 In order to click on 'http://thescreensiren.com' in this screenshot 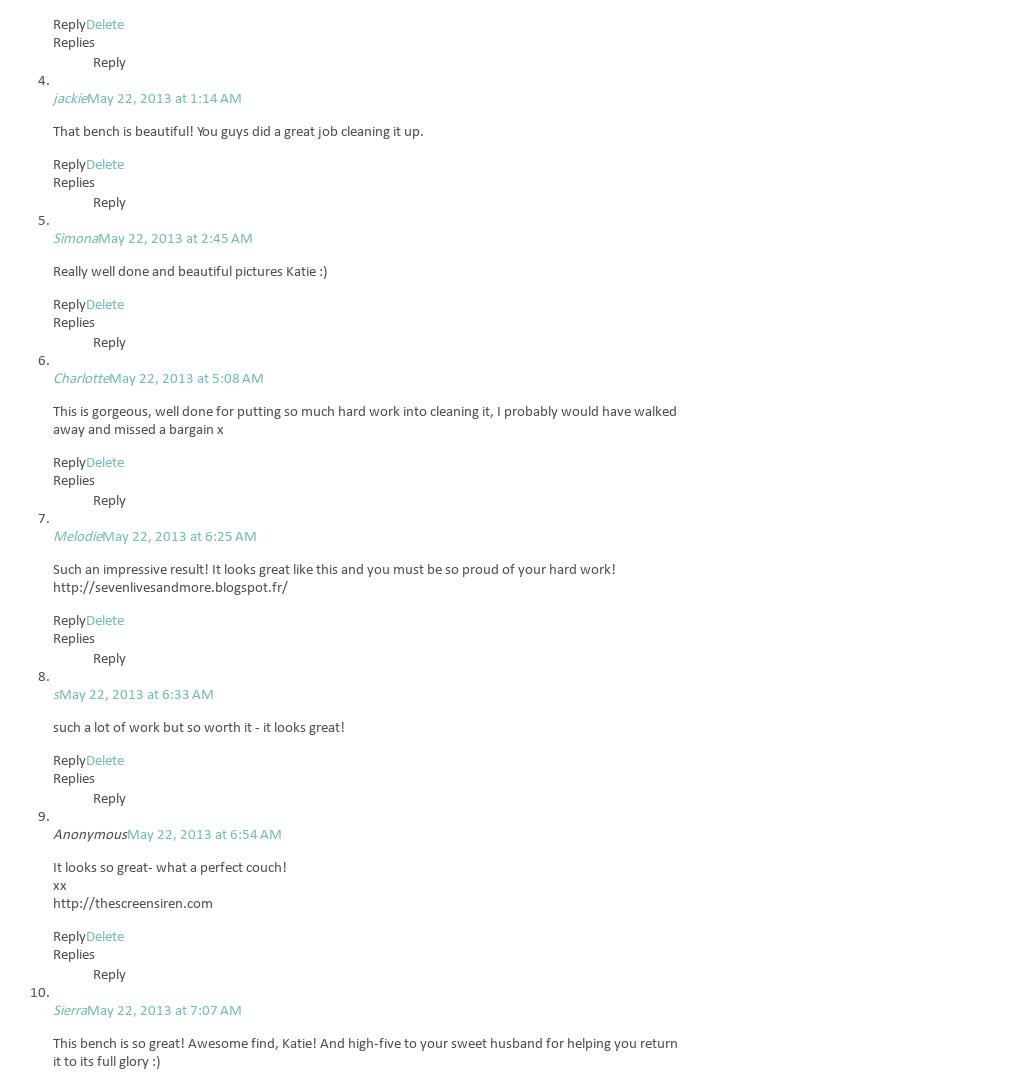, I will do `click(133, 903)`.